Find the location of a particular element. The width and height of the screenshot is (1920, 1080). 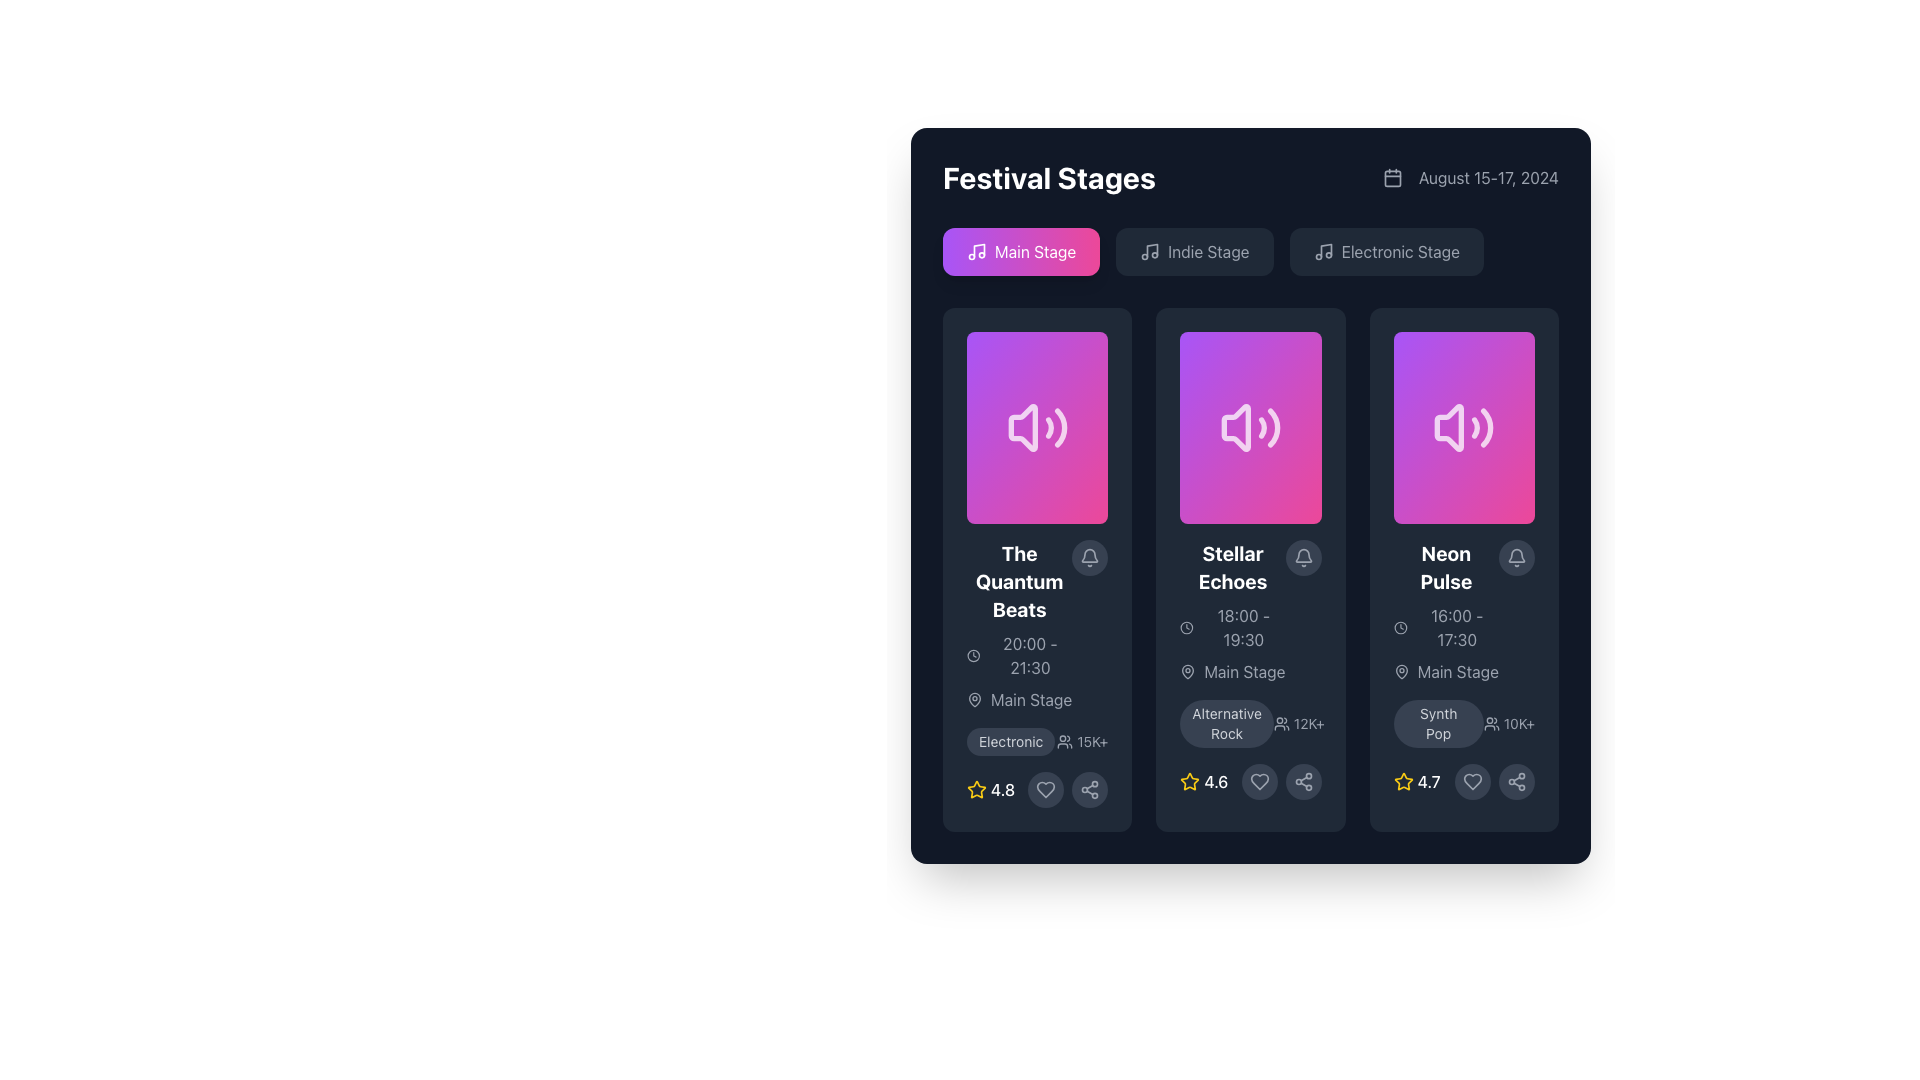

the favorite or like icon button located in the bottom-right corner of the 'Neon Pulse' card is located at coordinates (1473, 781).